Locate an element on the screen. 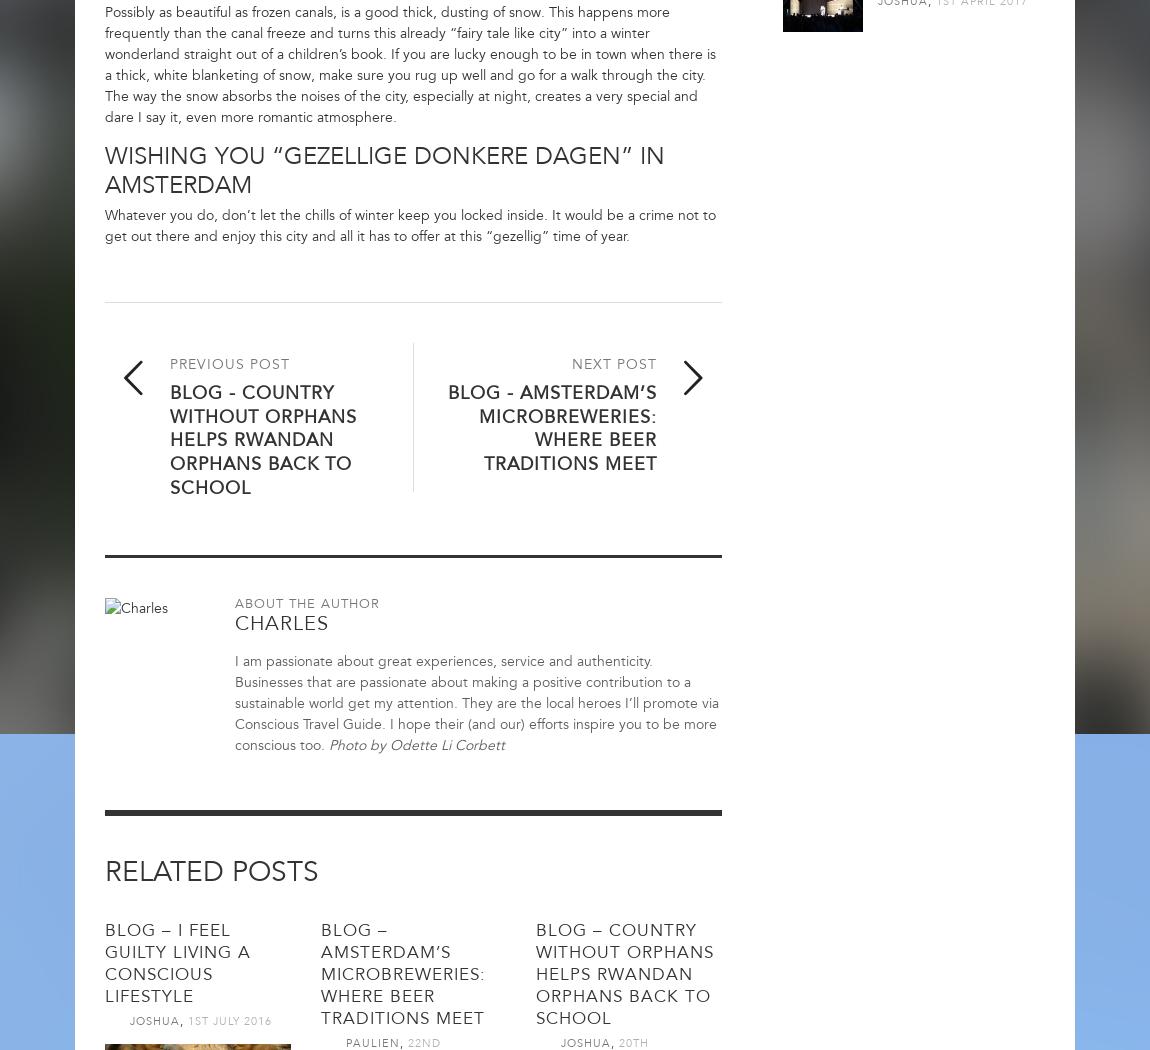  'Blog – I feel guilty living a conscious lifestyle' is located at coordinates (177, 961).